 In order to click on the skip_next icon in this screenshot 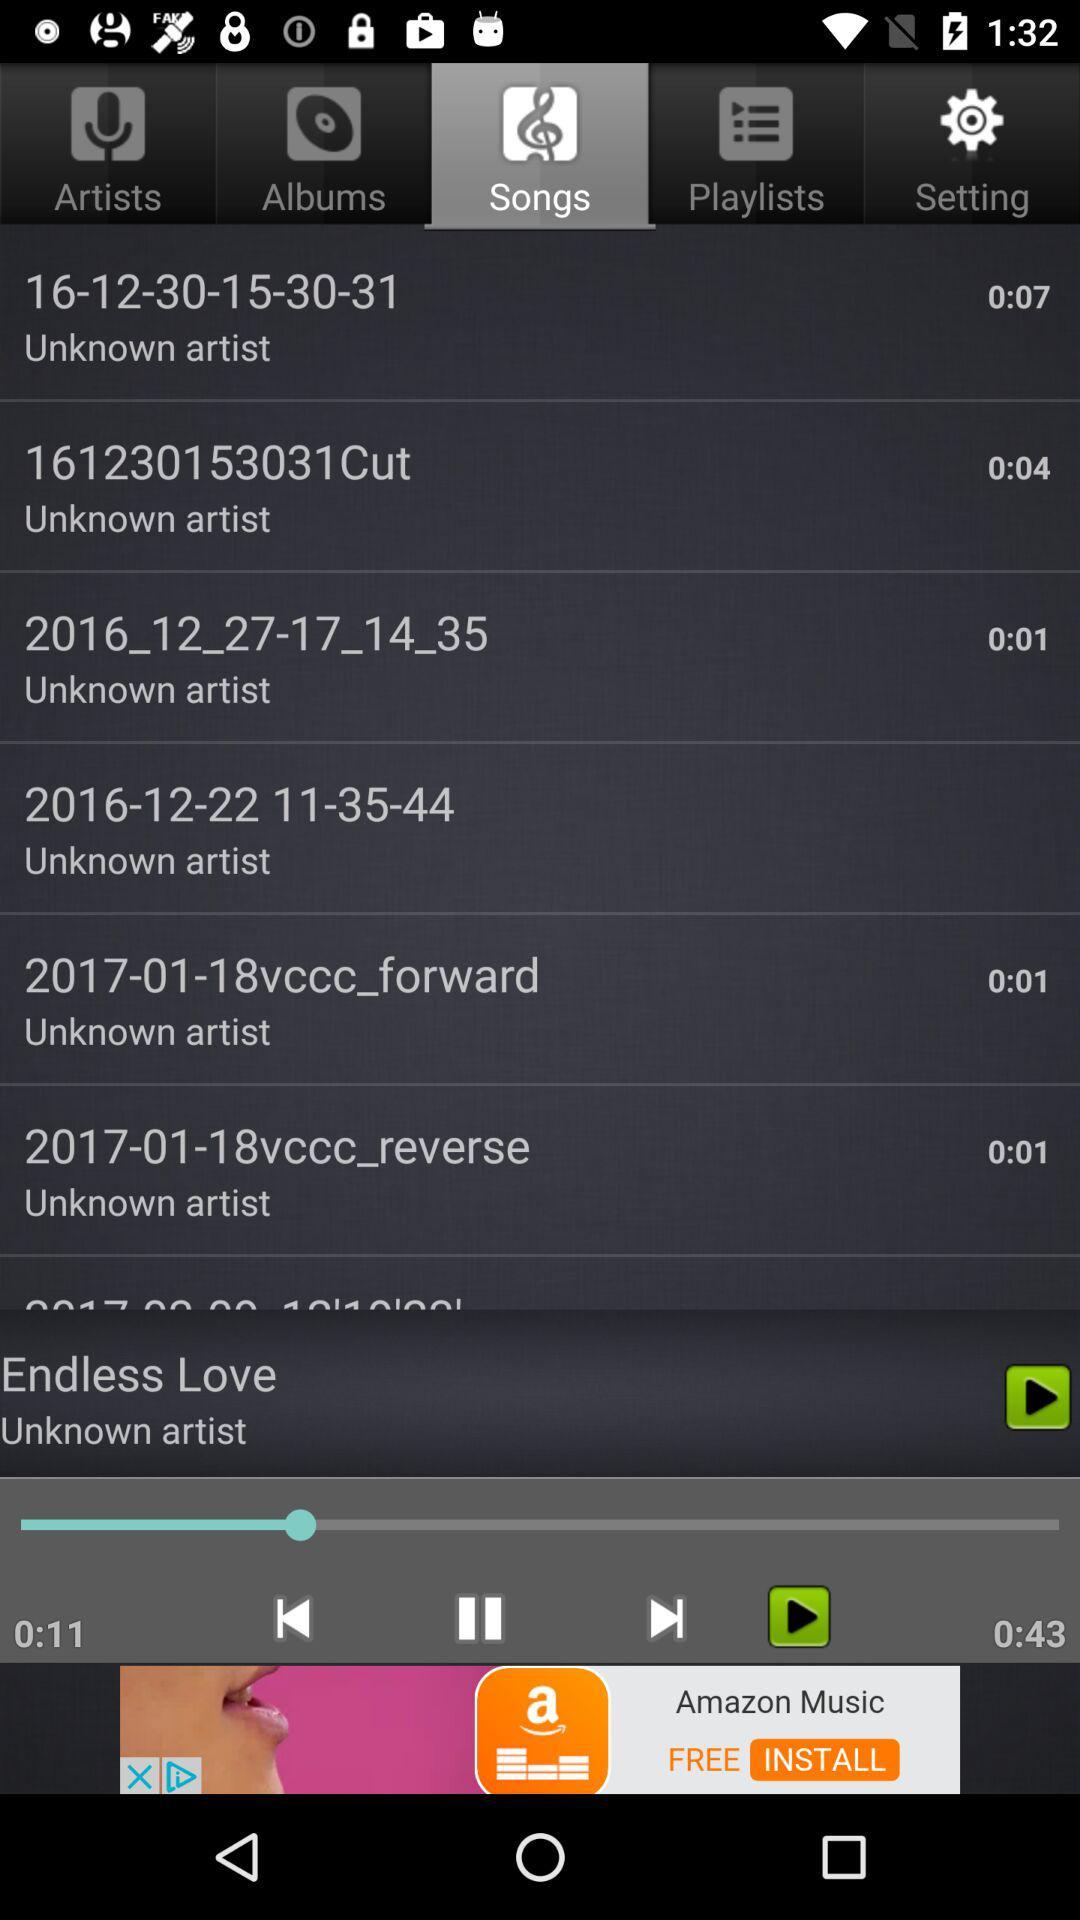, I will do `click(666, 1618)`.